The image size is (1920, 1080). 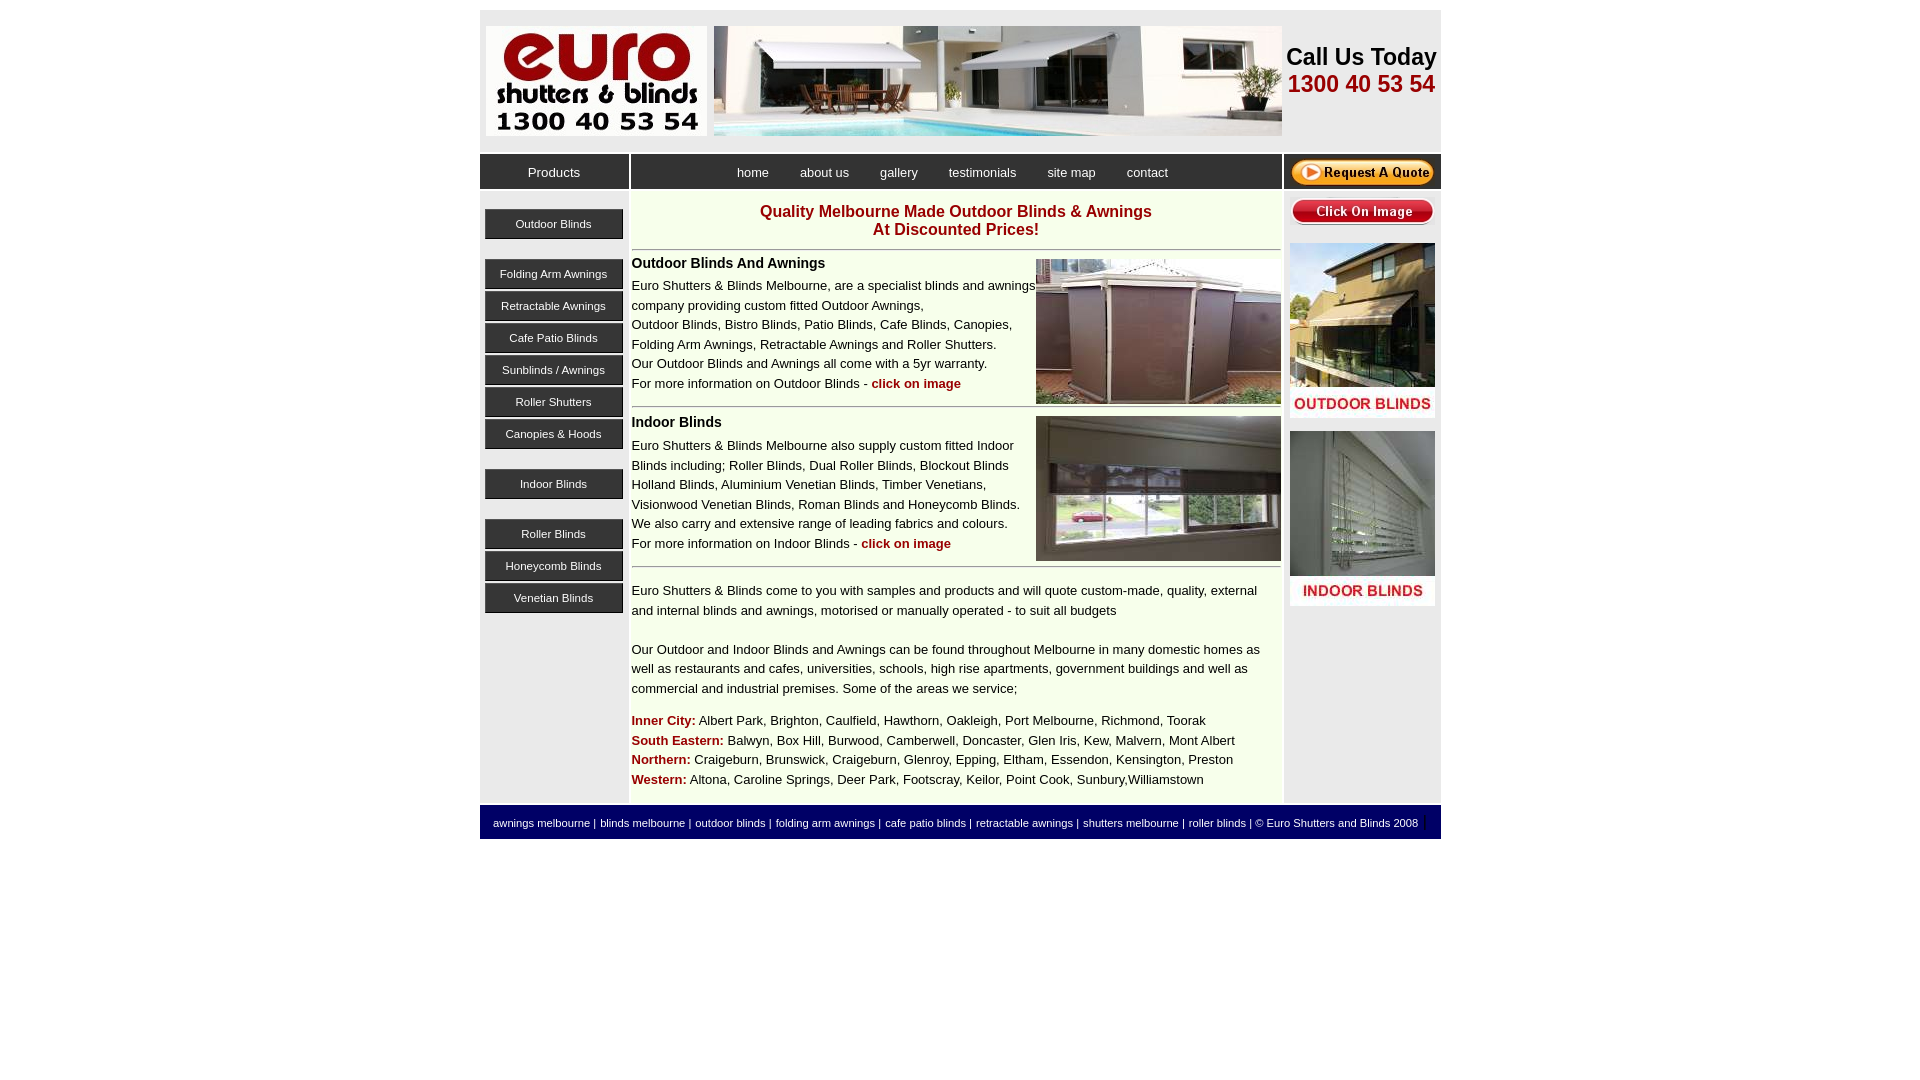 What do you see at coordinates (552, 370) in the screenshot?
I see `'Sunblinds / Awnings'` at bounding box center [552, 370].